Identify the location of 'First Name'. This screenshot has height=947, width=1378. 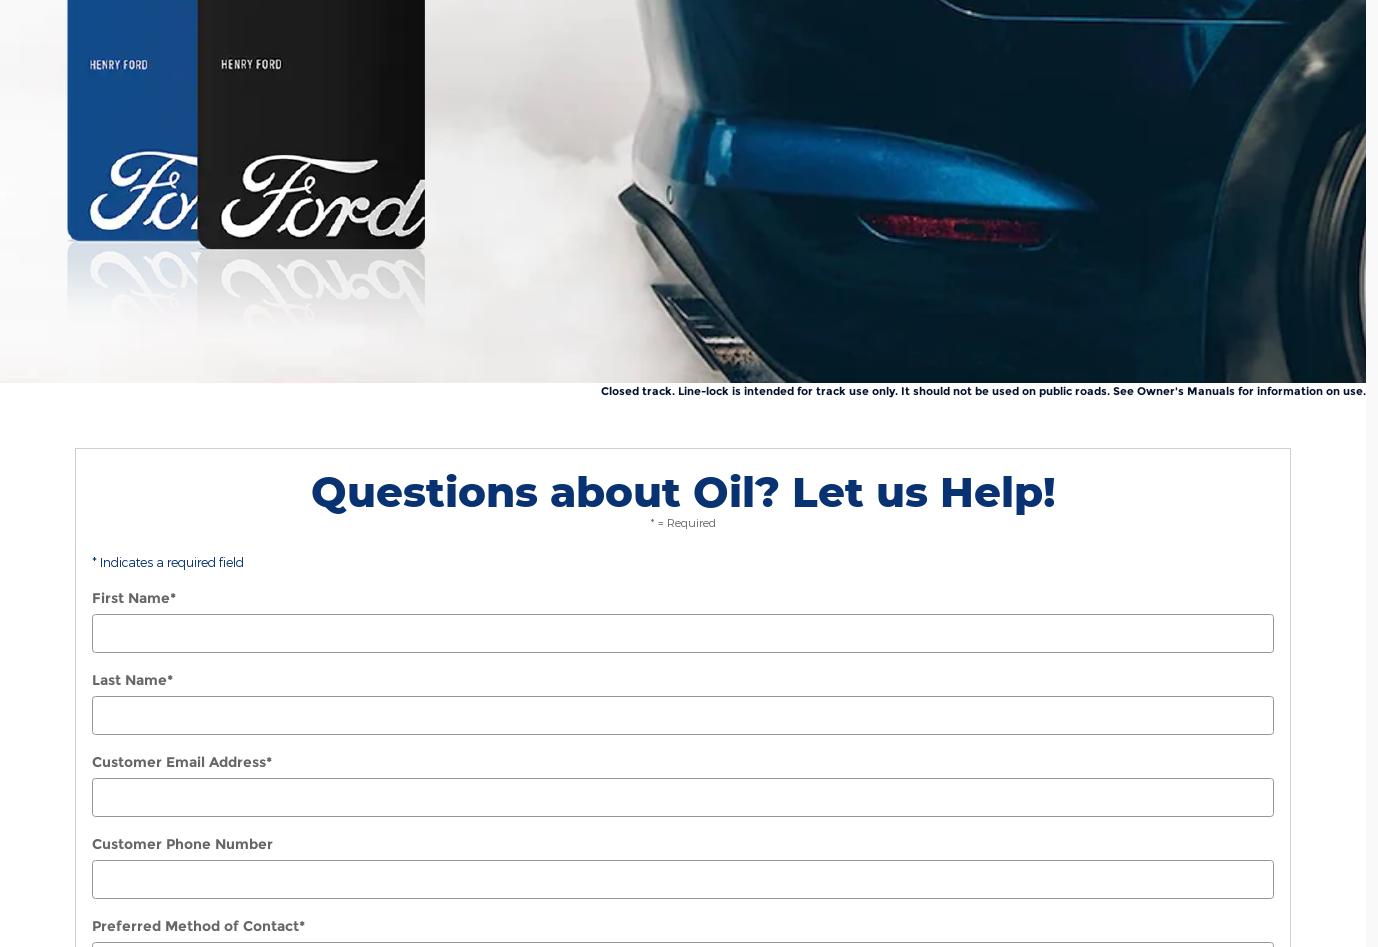
(91, 598).